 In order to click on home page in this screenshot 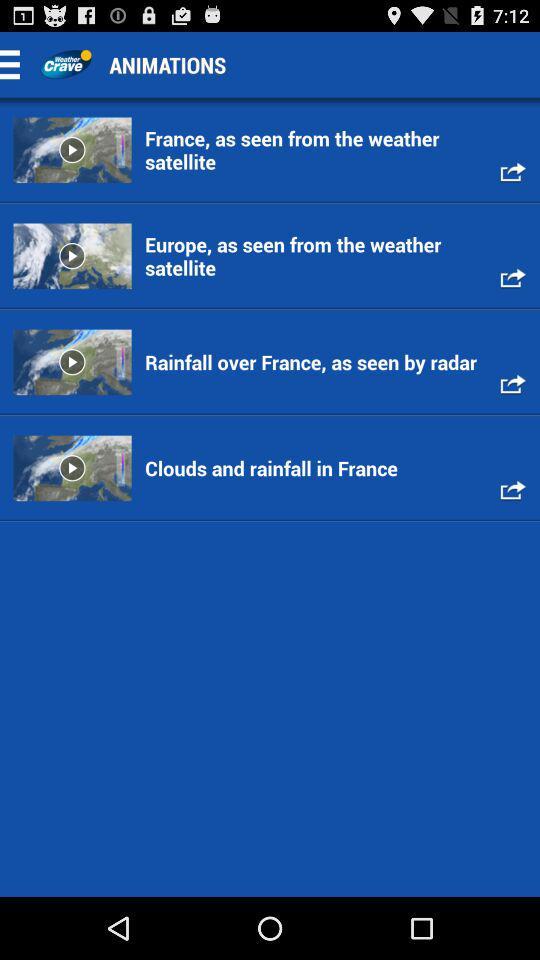, I will do `click(65, 64)`.